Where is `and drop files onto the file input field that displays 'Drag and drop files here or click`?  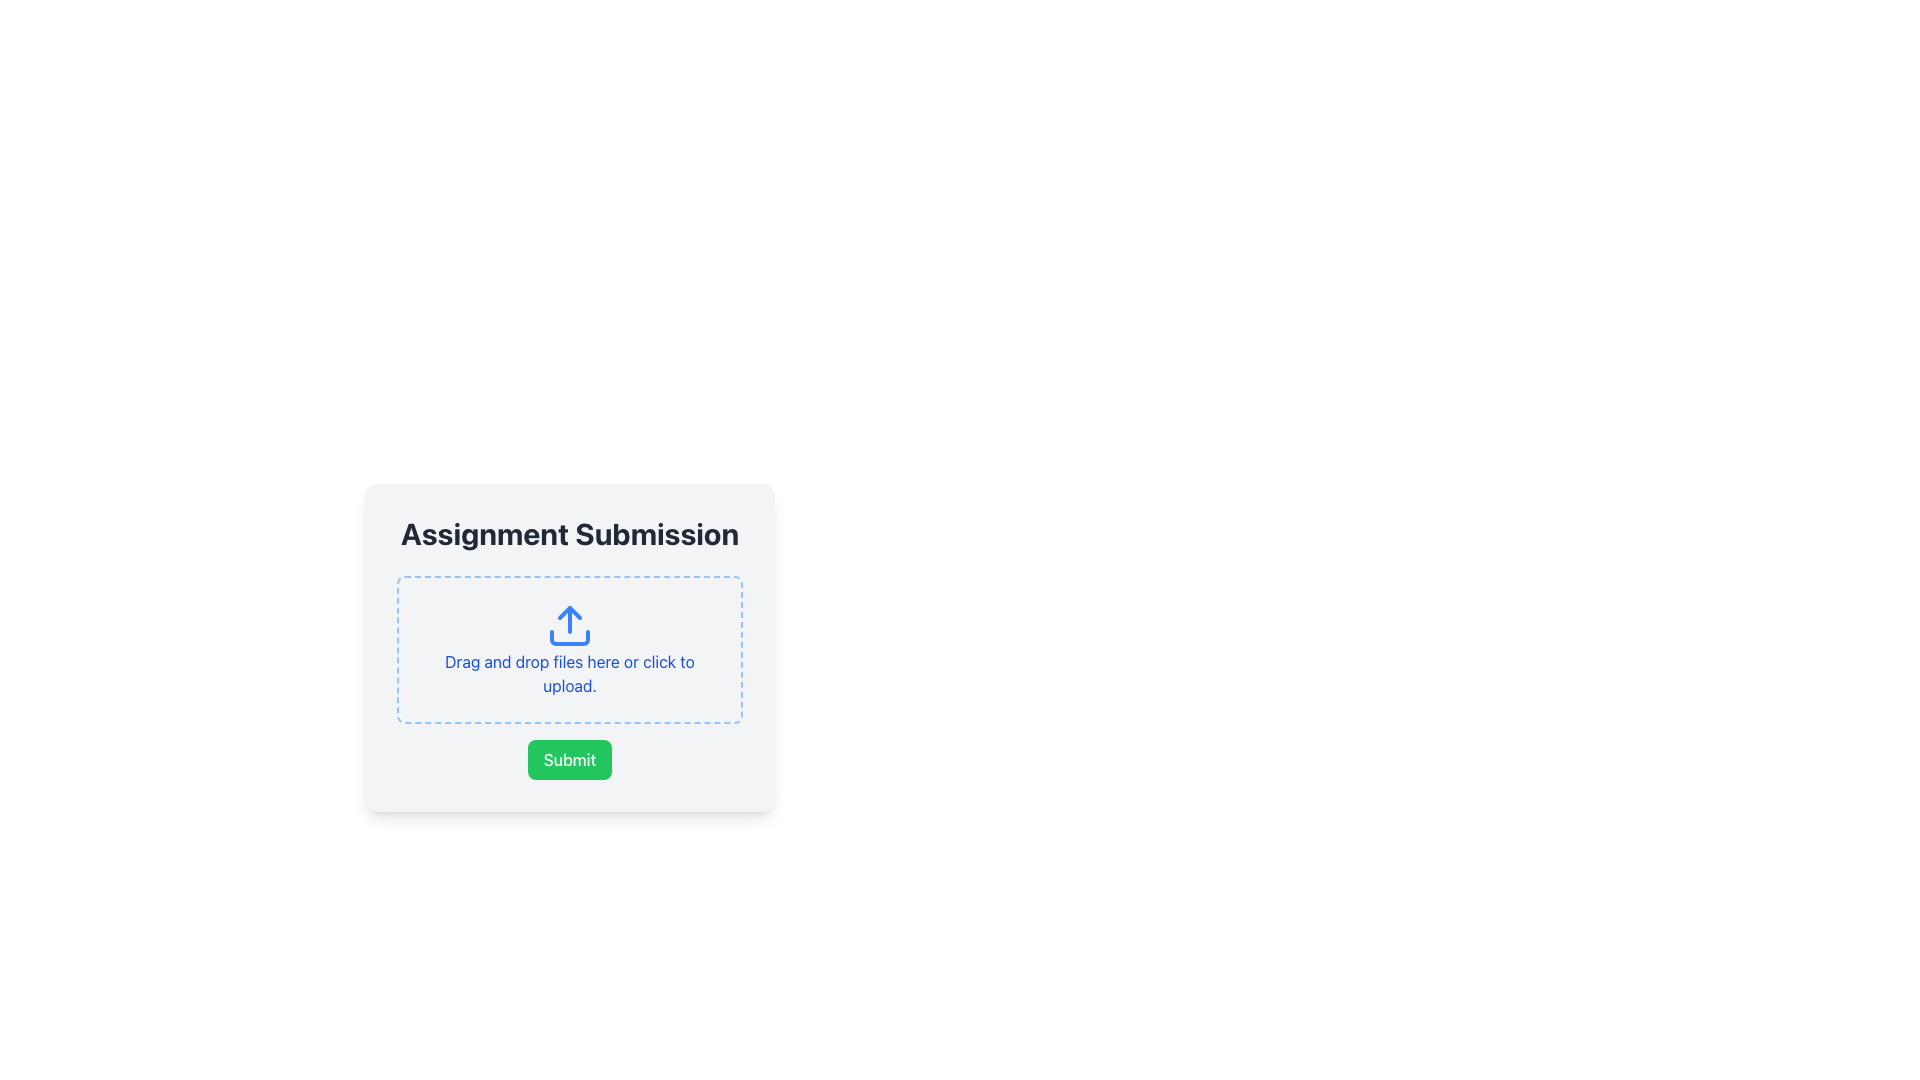
and drop files onto the file input field that displays 'Drag and drop files here or click is located at coordinates (569, 650).